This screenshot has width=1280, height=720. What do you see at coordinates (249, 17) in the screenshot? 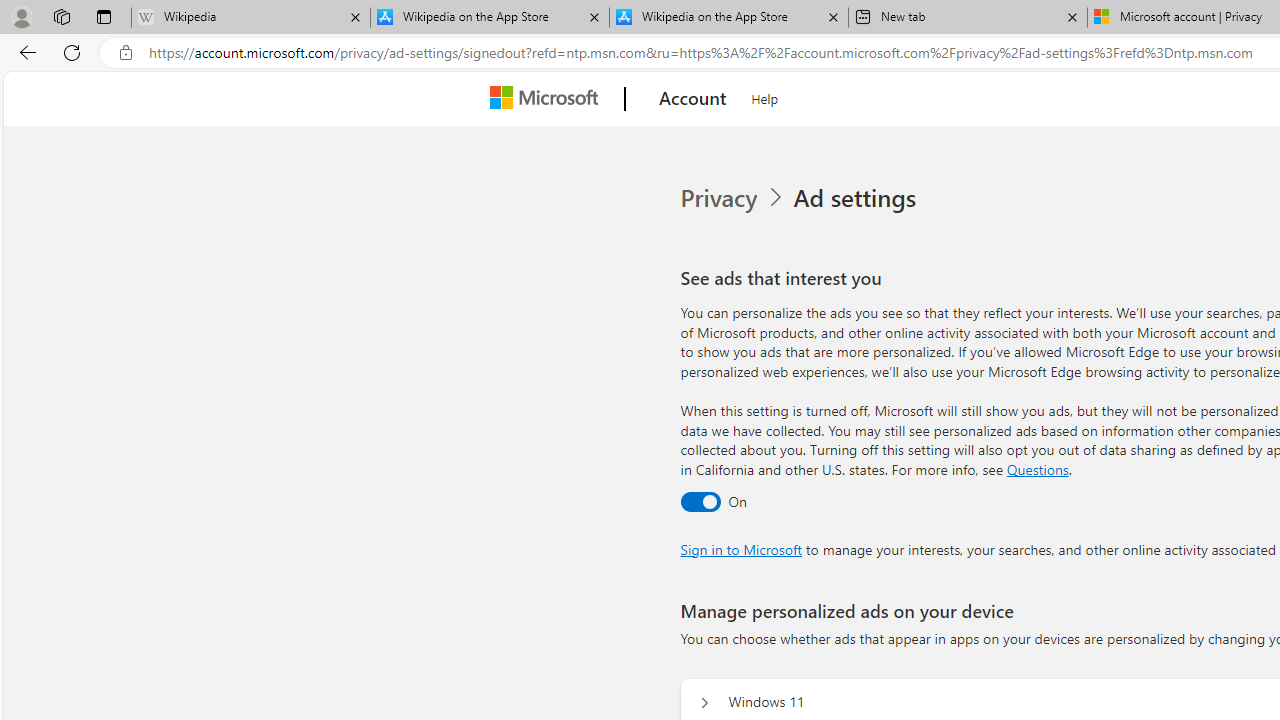
I see `'Wikipedia - Sleeping'` at bounding box center [249, 17].